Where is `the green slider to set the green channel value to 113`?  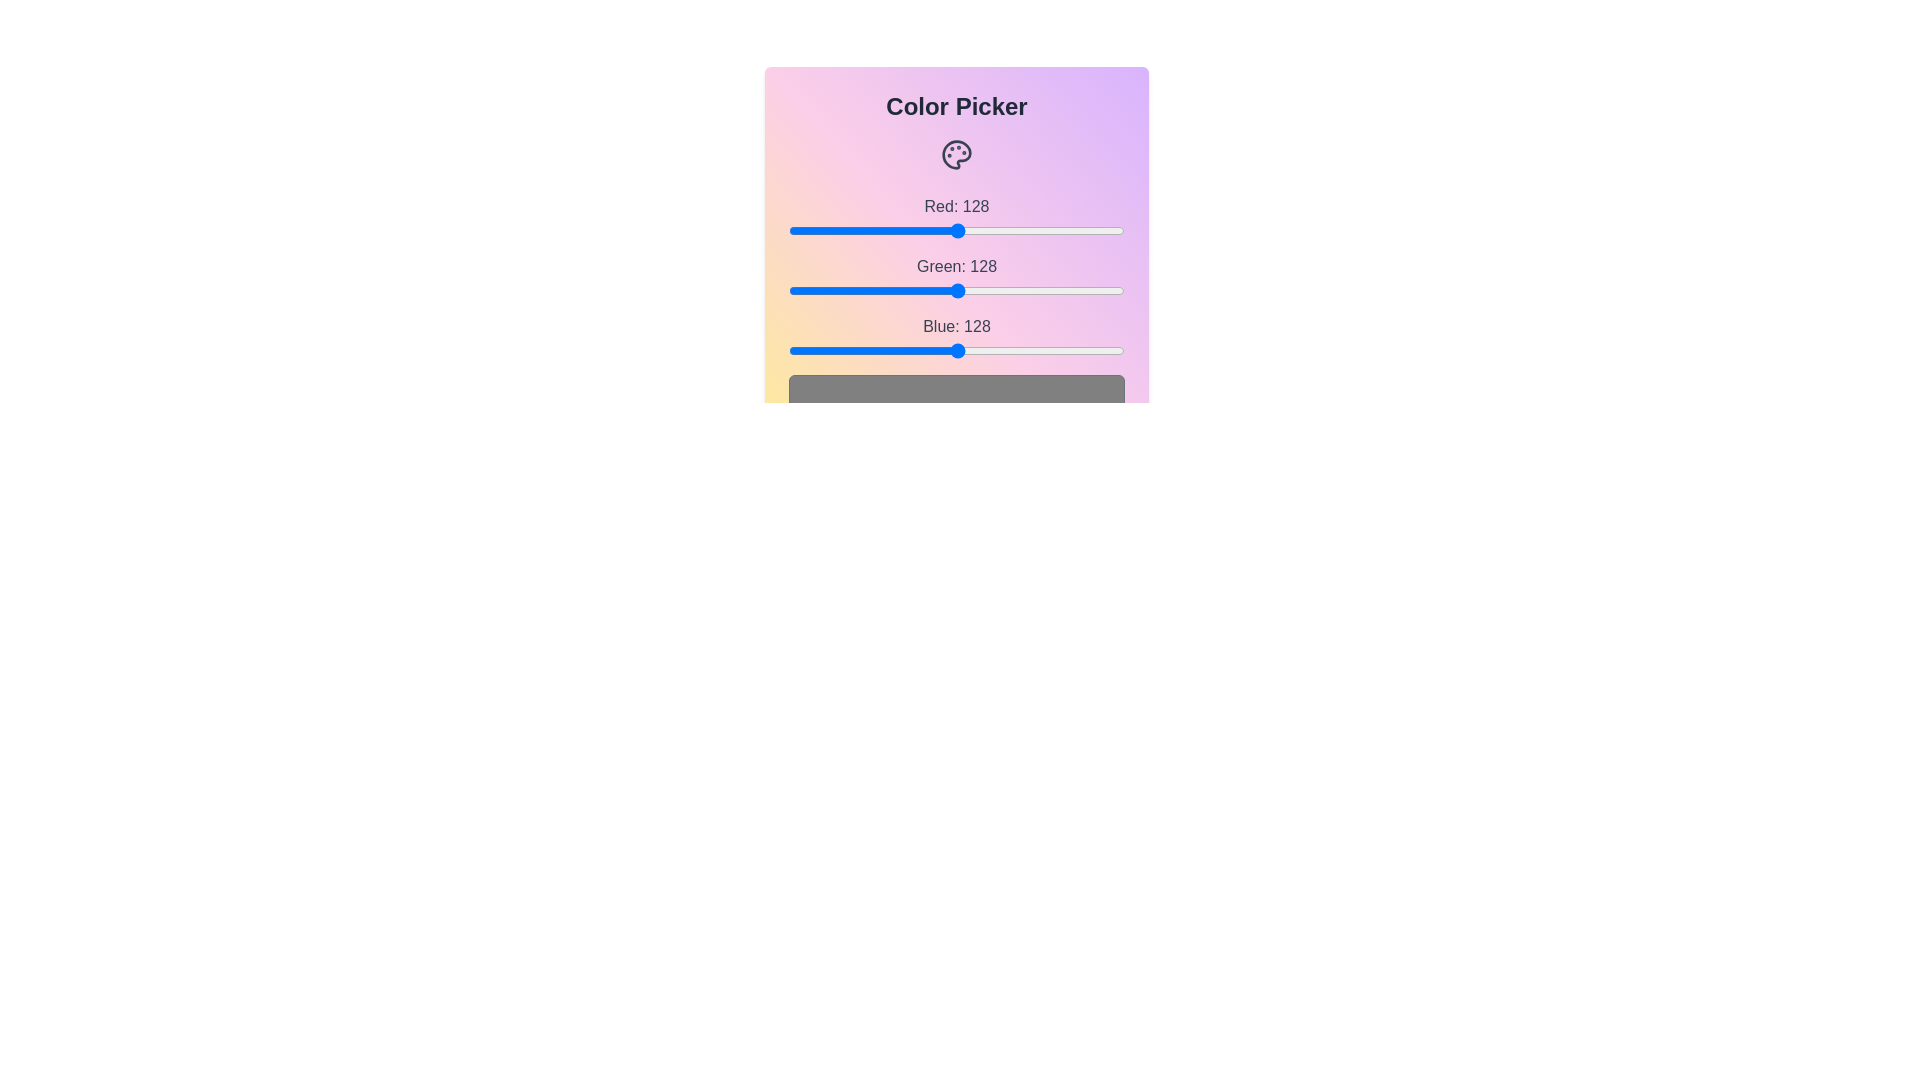 the green slider to set the green channel value to 113 is located at coordinates (936, 290).